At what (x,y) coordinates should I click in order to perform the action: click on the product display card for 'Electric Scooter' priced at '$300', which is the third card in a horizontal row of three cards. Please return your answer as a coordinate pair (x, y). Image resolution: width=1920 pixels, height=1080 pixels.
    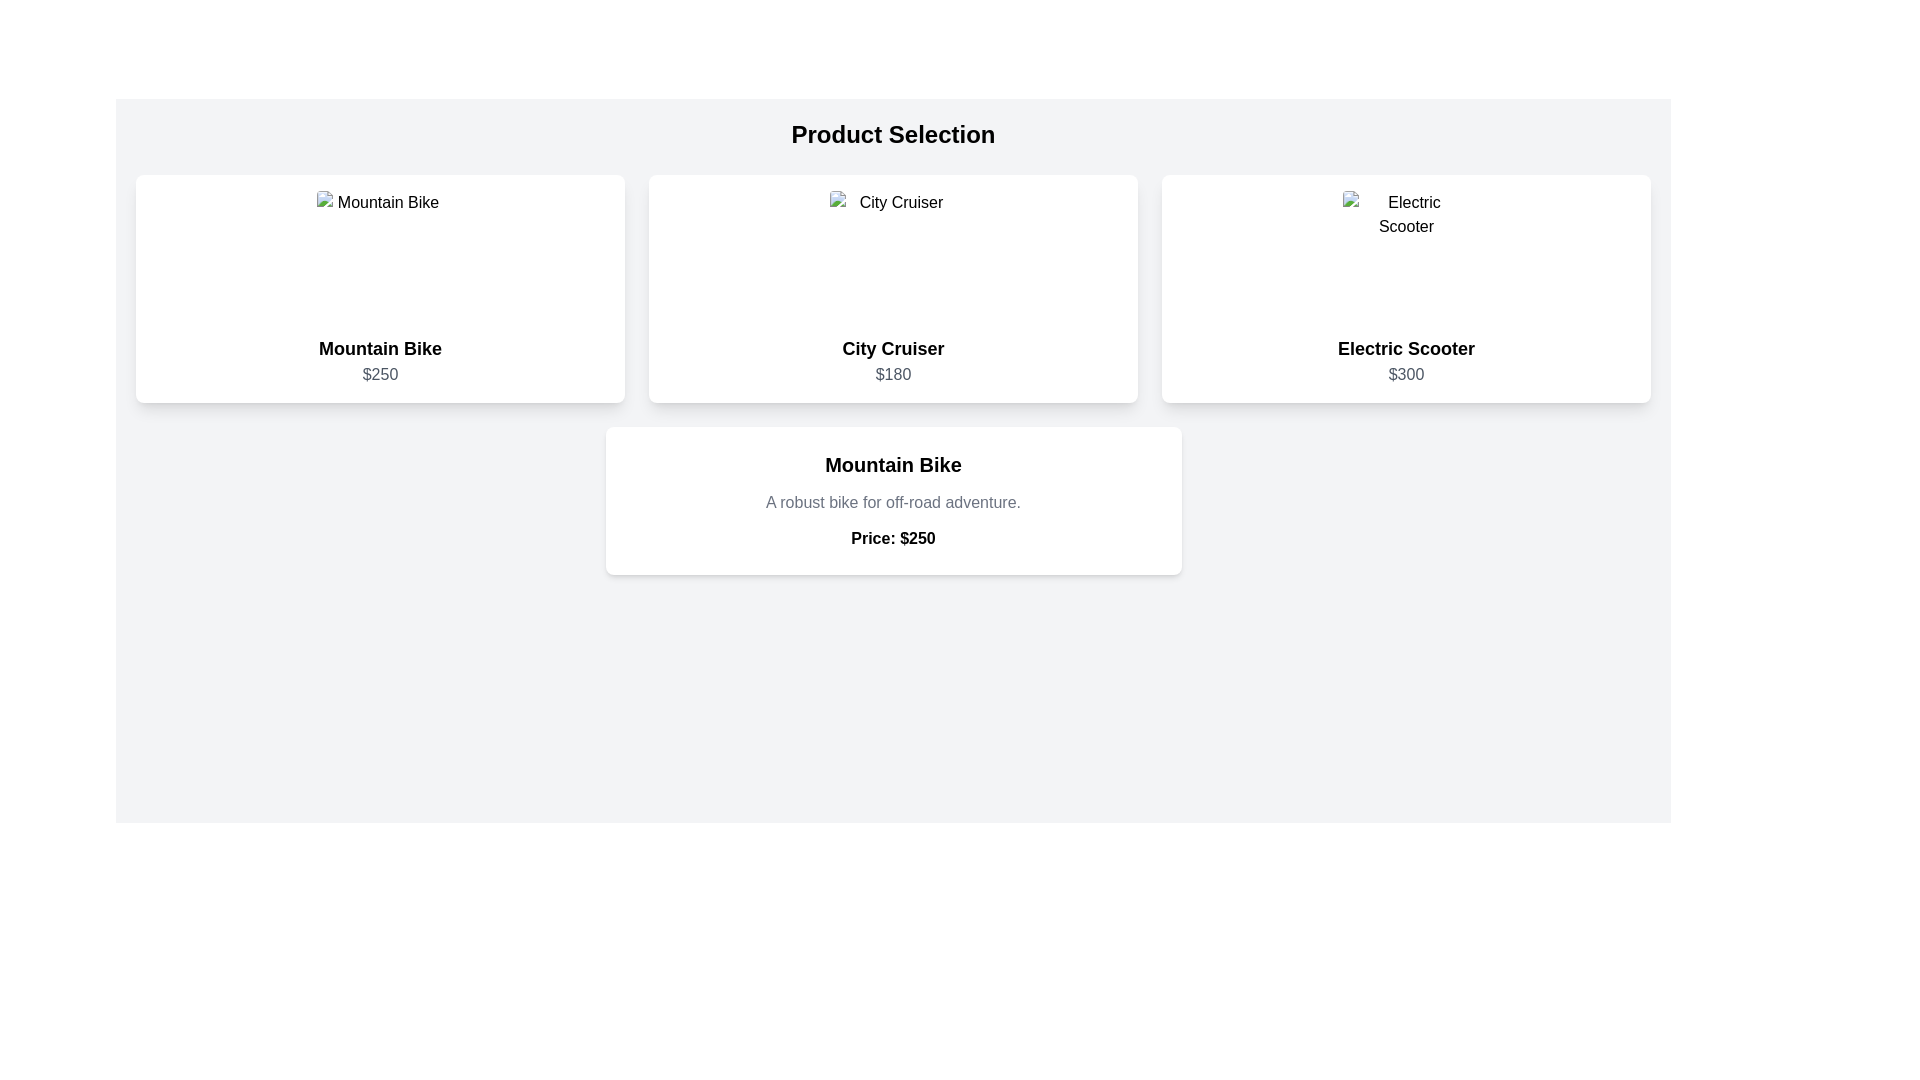
    Looking at the image, I should click on (1405, 289).